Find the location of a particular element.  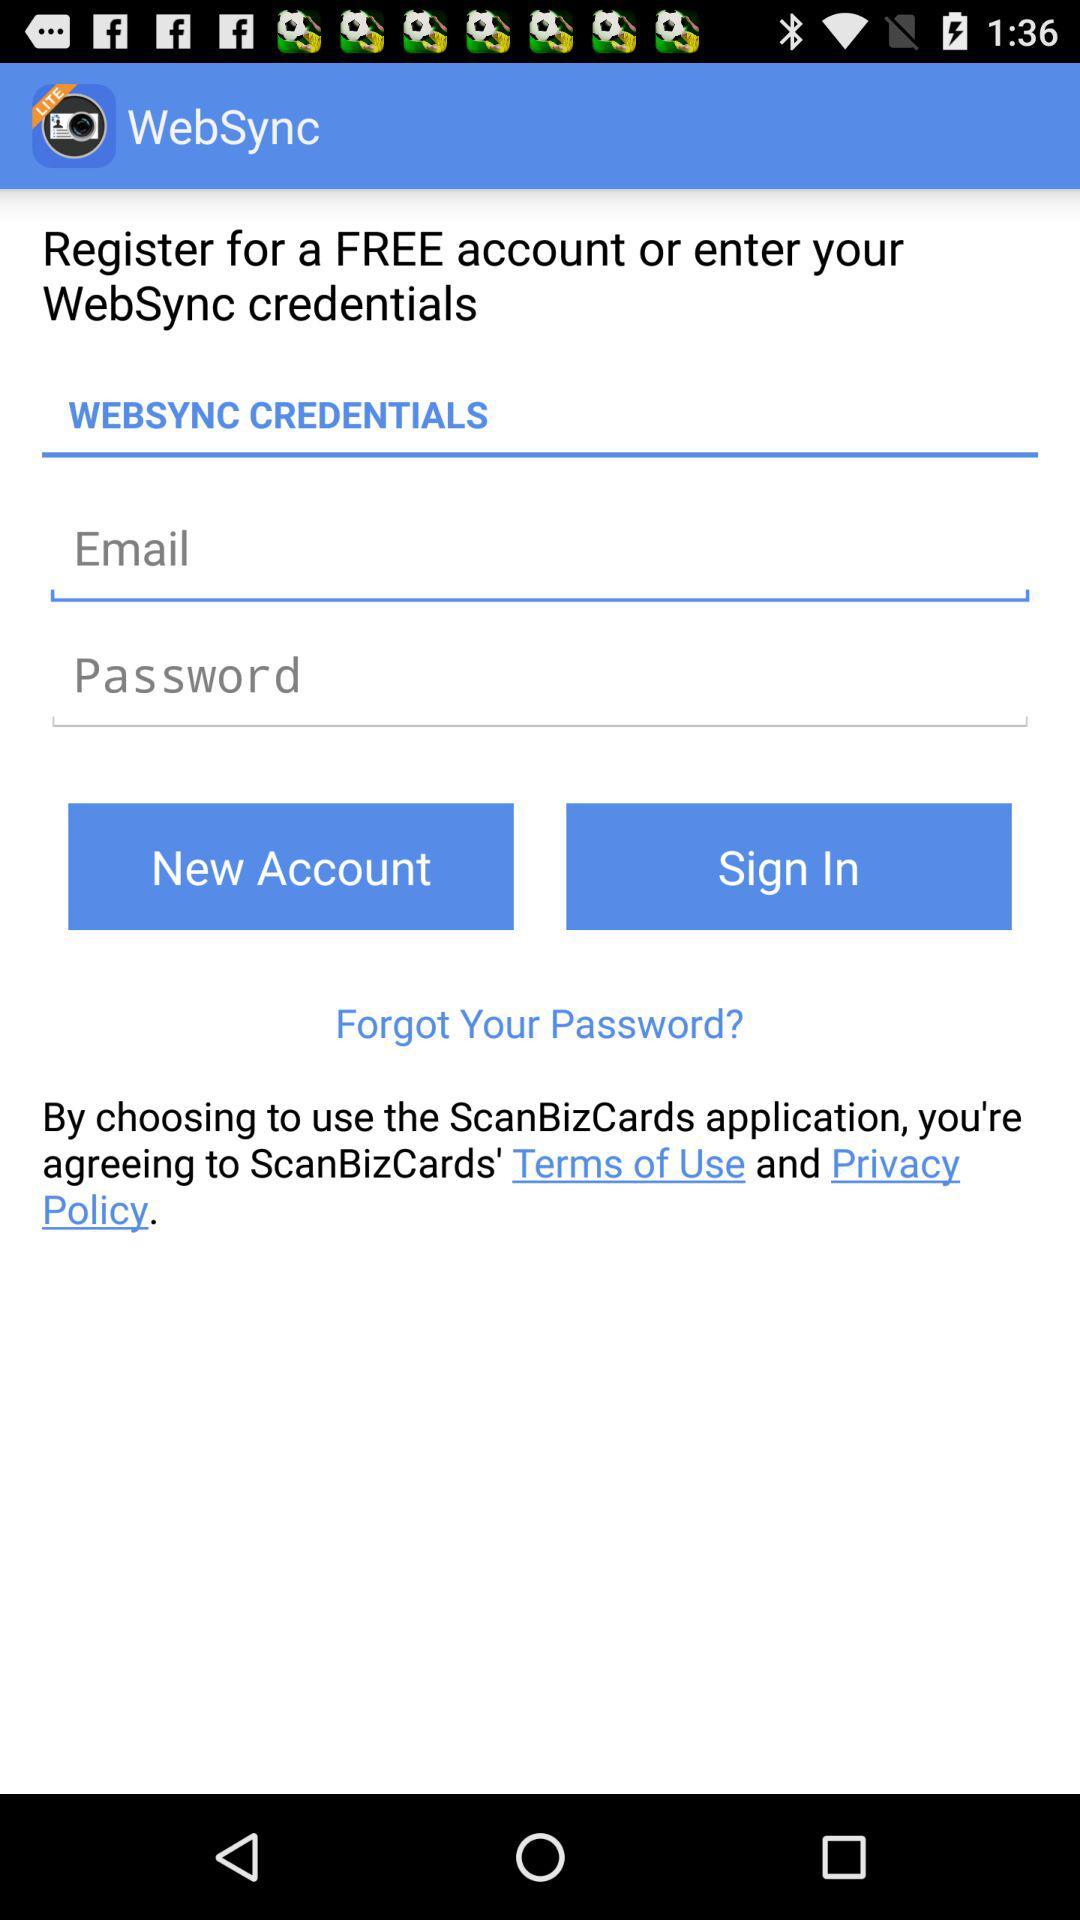

the by choosing to icon is located at coordinates (540, 1162).